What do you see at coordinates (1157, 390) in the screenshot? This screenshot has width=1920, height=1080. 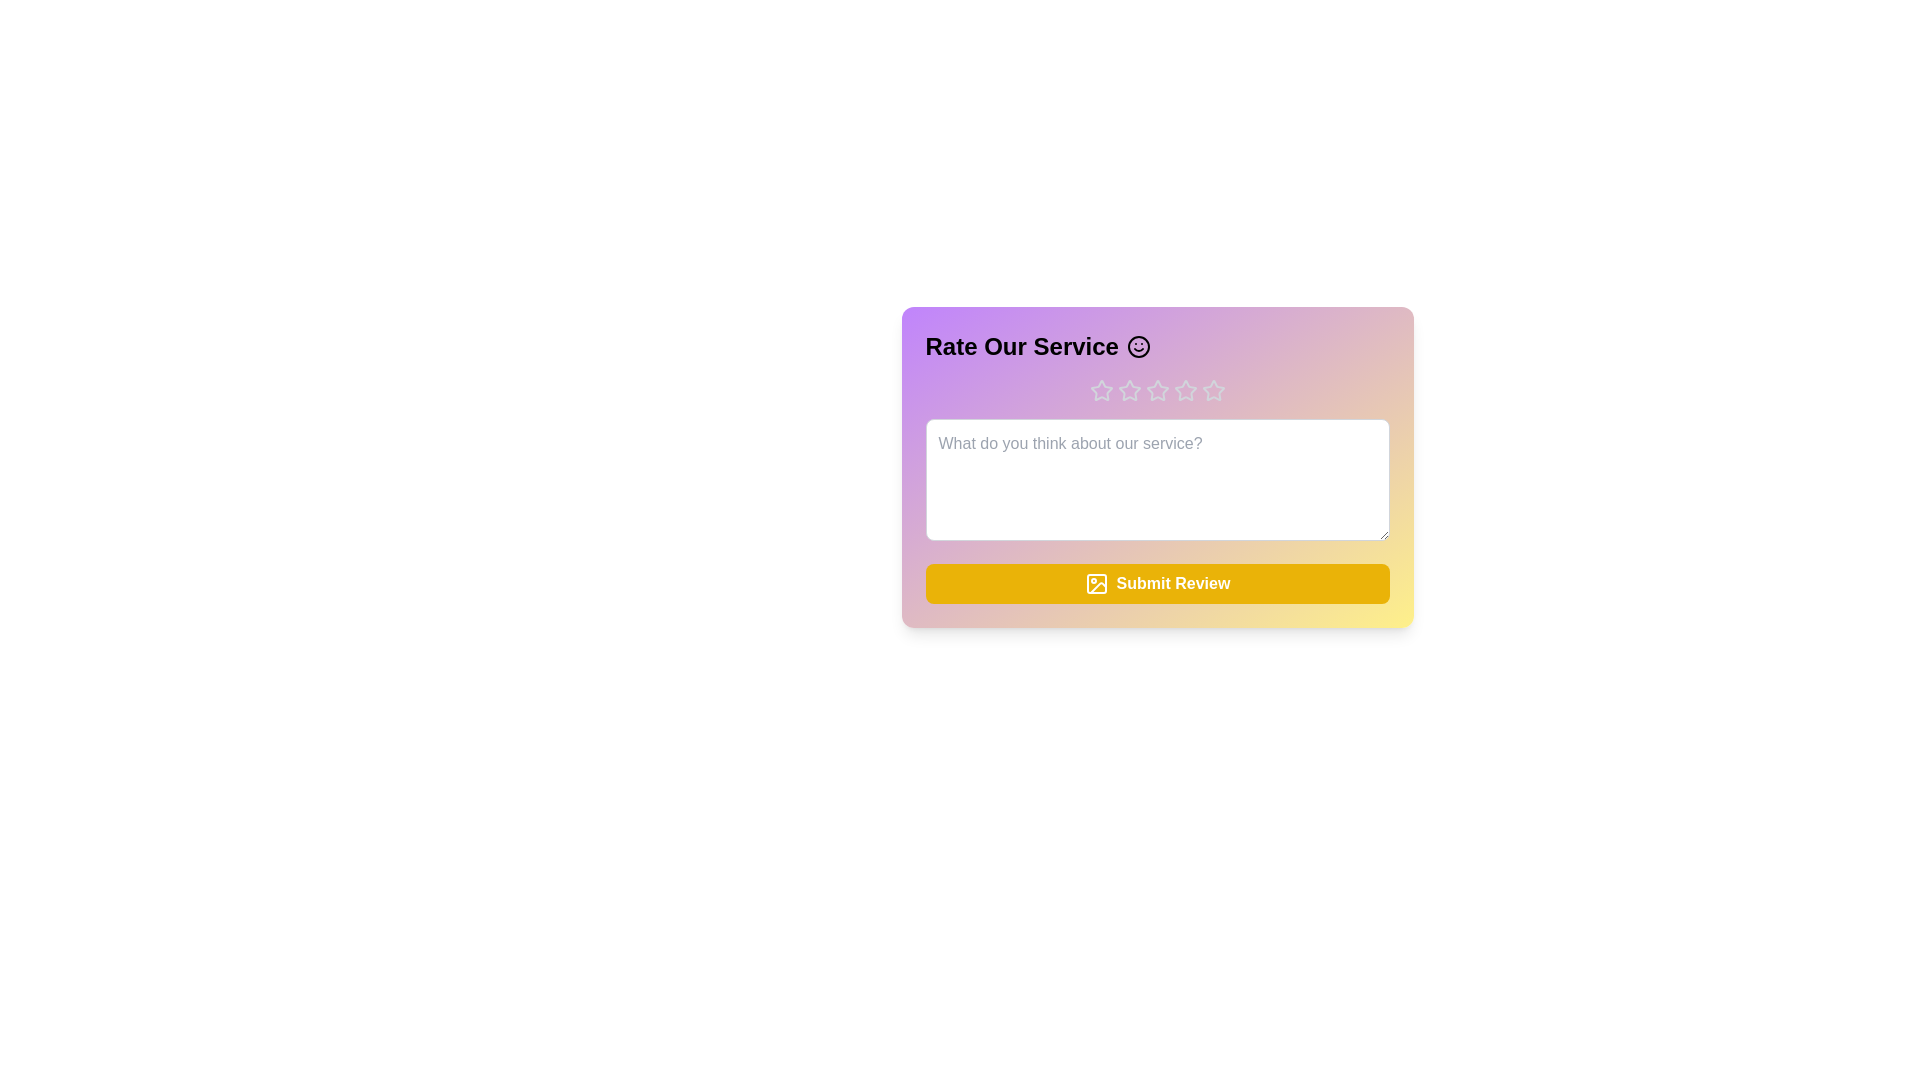 I see `the star corresponding to the desired rating value 3` at bounding box center [1157, 390].